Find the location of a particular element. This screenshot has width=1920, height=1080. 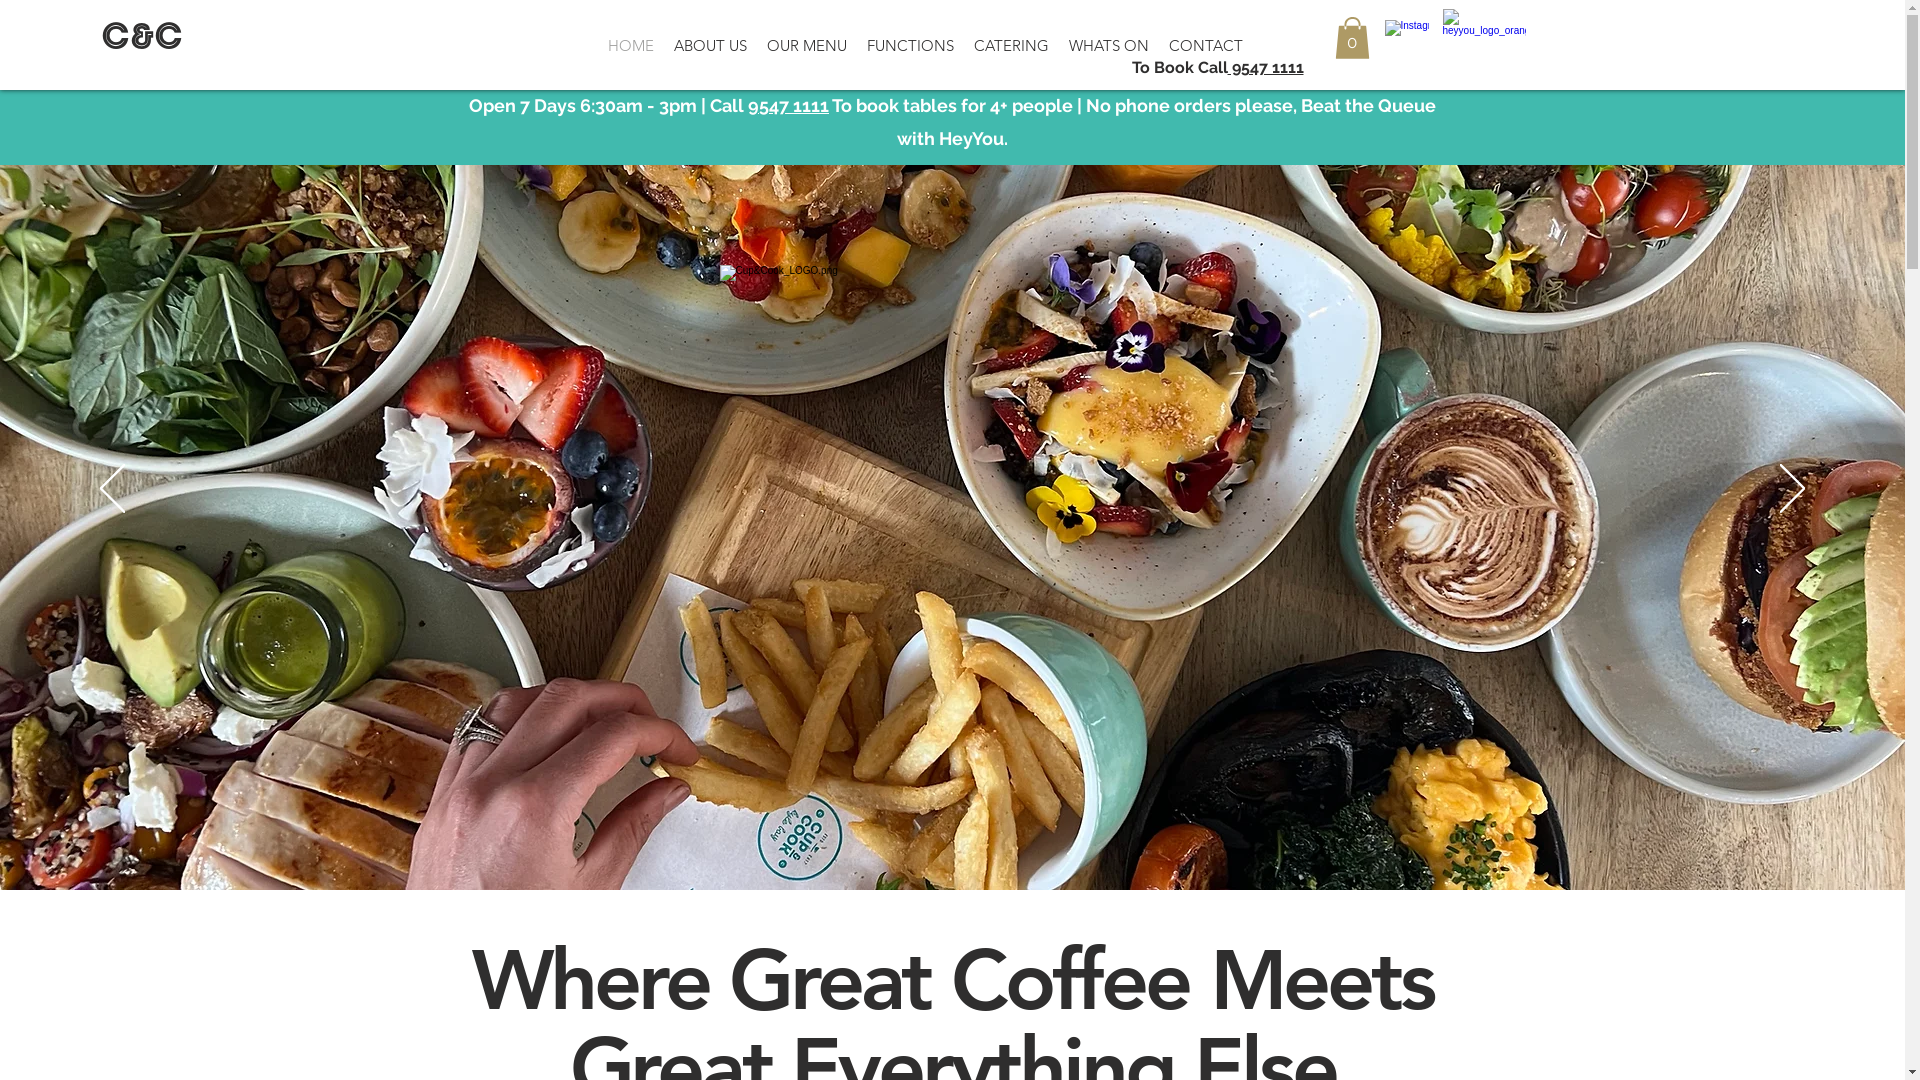

'FUNCTIONS' is located at coordinates (909, 45).